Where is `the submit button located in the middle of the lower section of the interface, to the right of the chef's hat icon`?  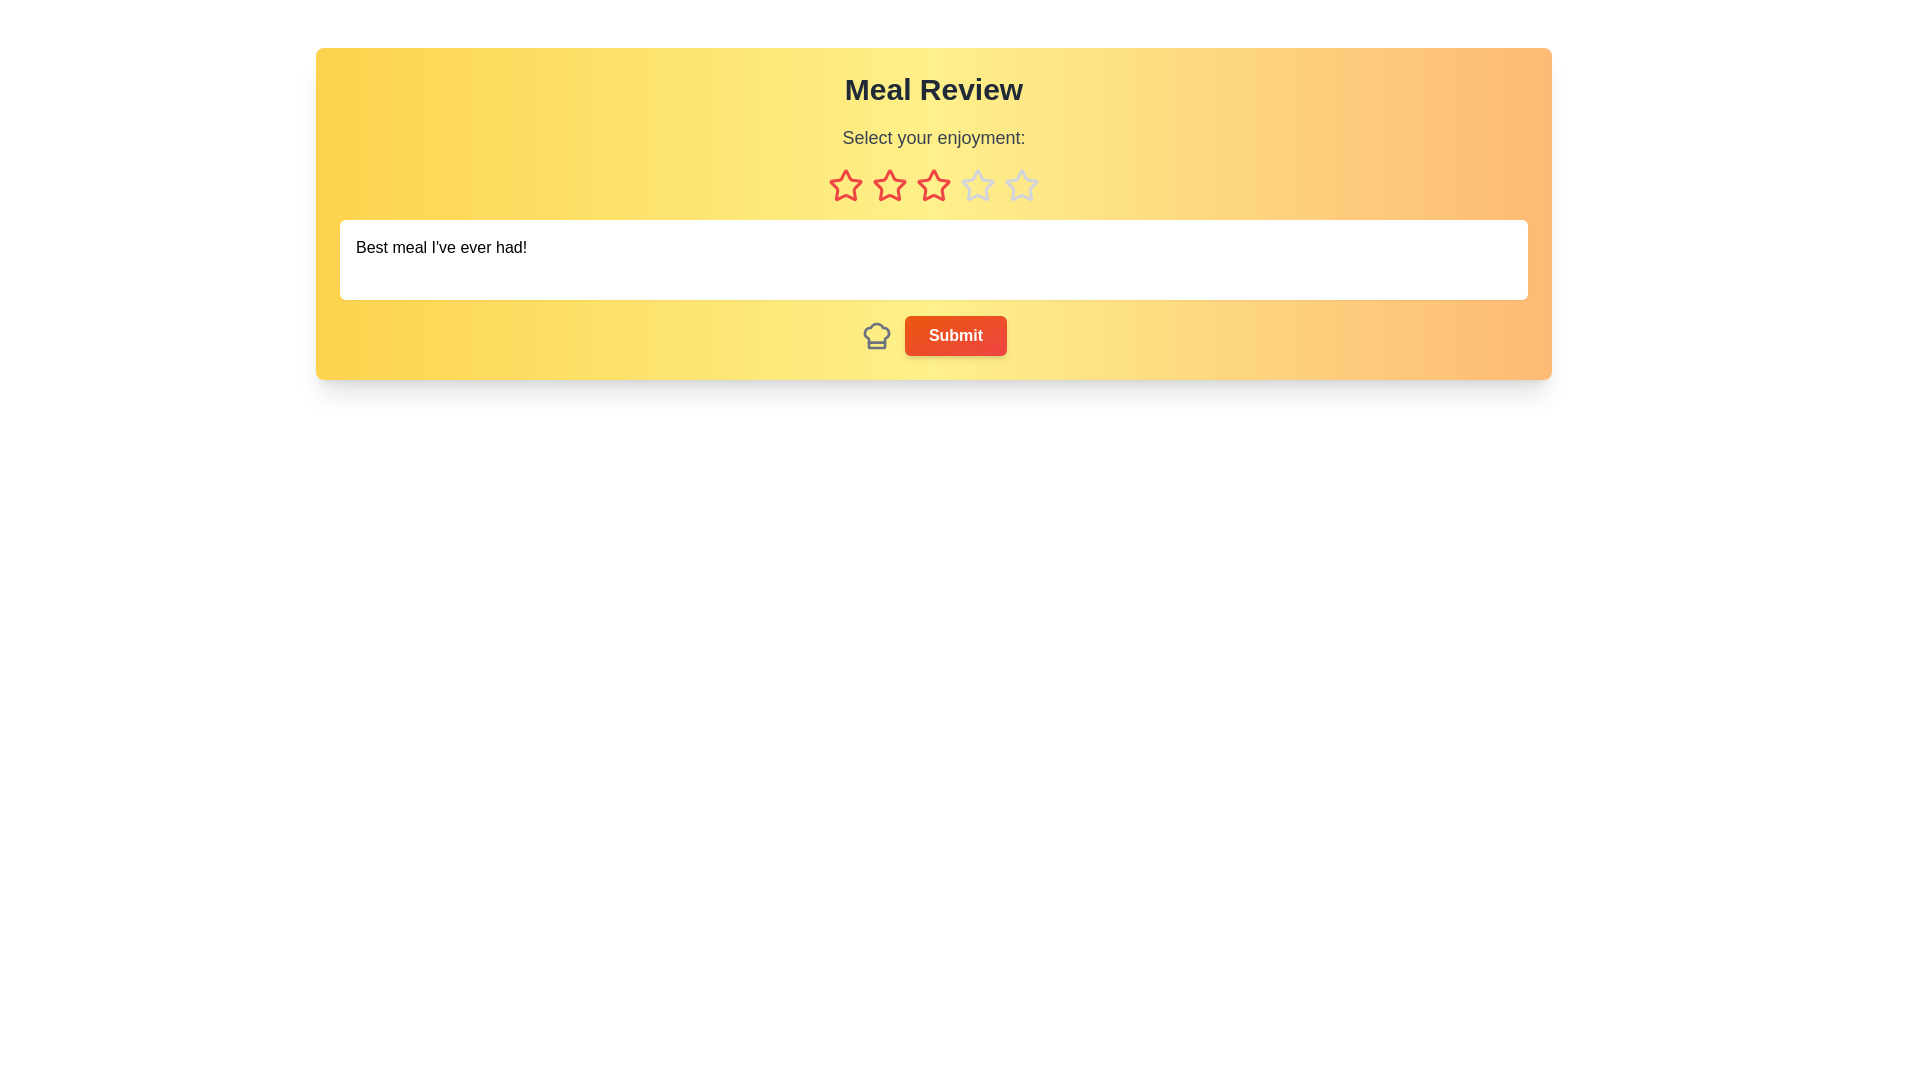 the submit button located in the middle of the lower section of the interface, to the right of the chef's hat icon is located at coordinates (954, 334).